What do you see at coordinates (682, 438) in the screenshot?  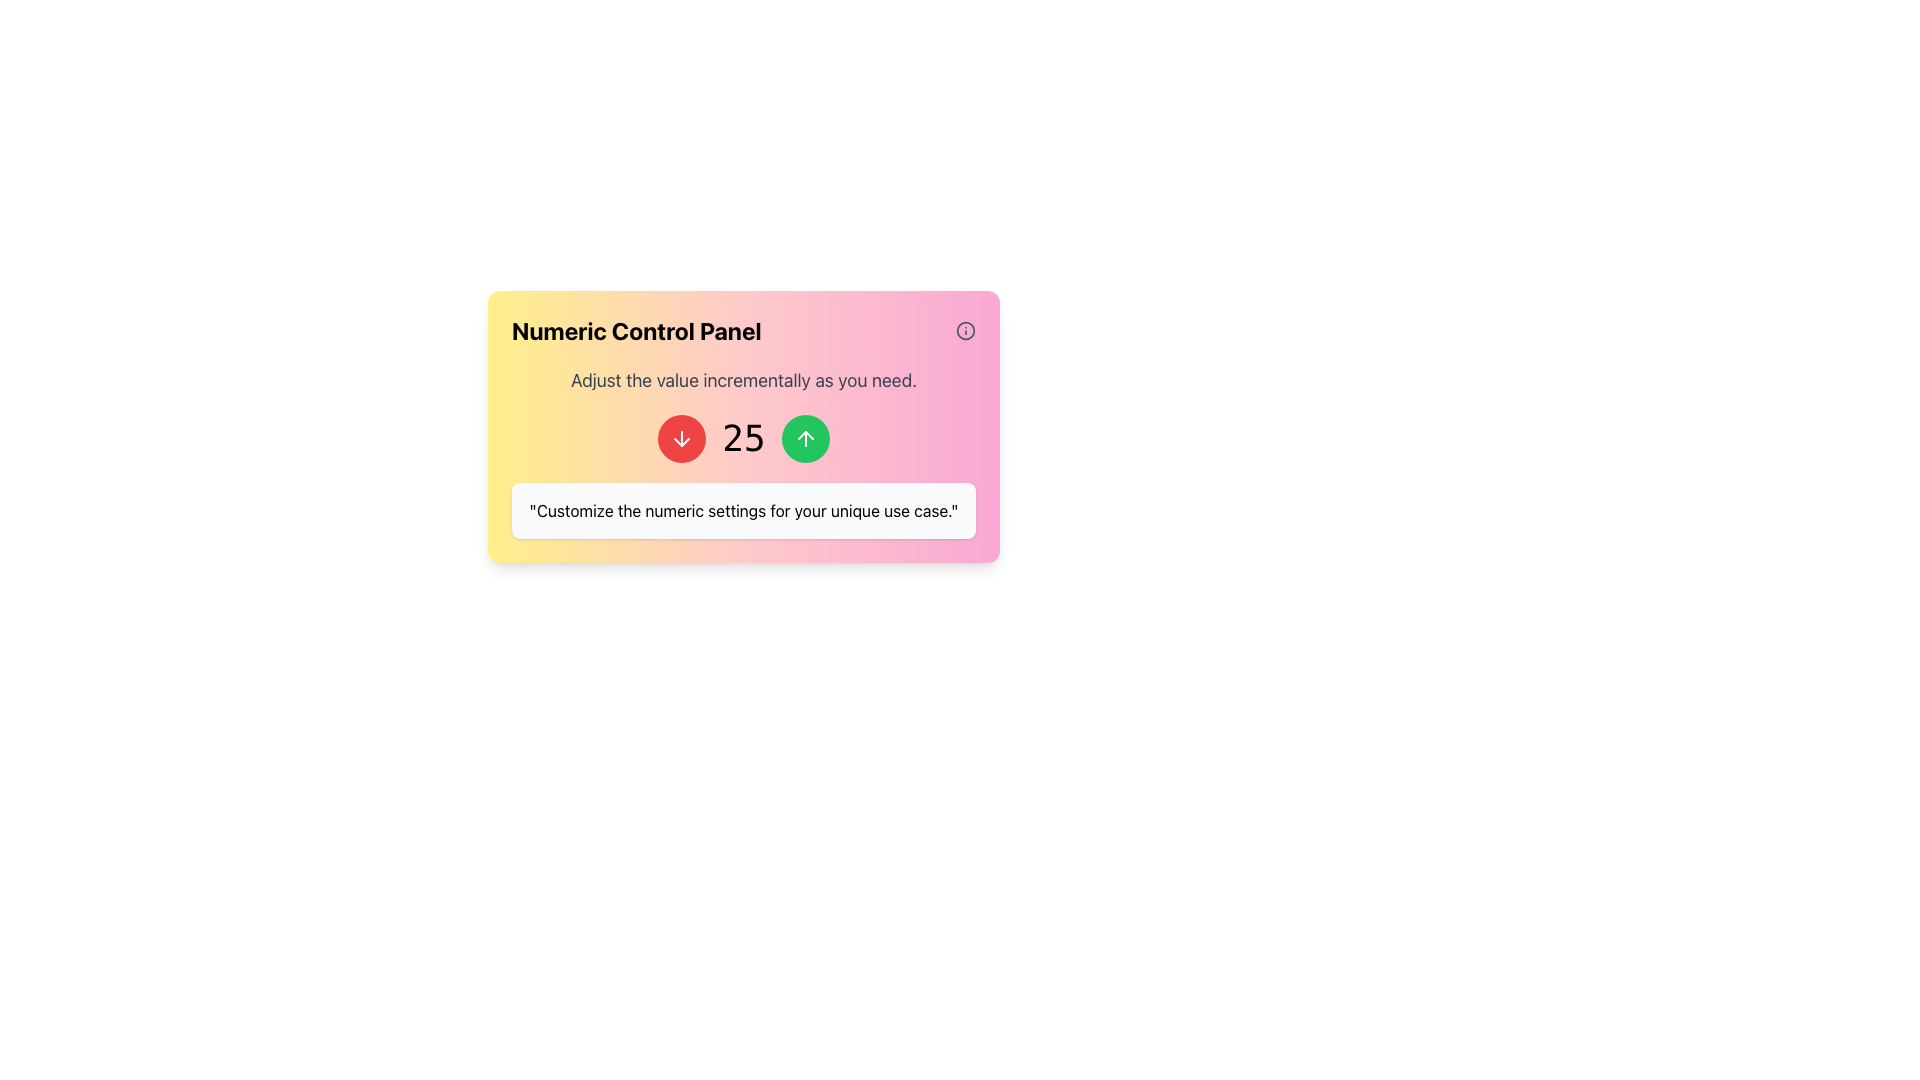 I see `the decrement button located to the left of the numeric value display '25' to decrease the displayed value` at bounding box center [682, 438].